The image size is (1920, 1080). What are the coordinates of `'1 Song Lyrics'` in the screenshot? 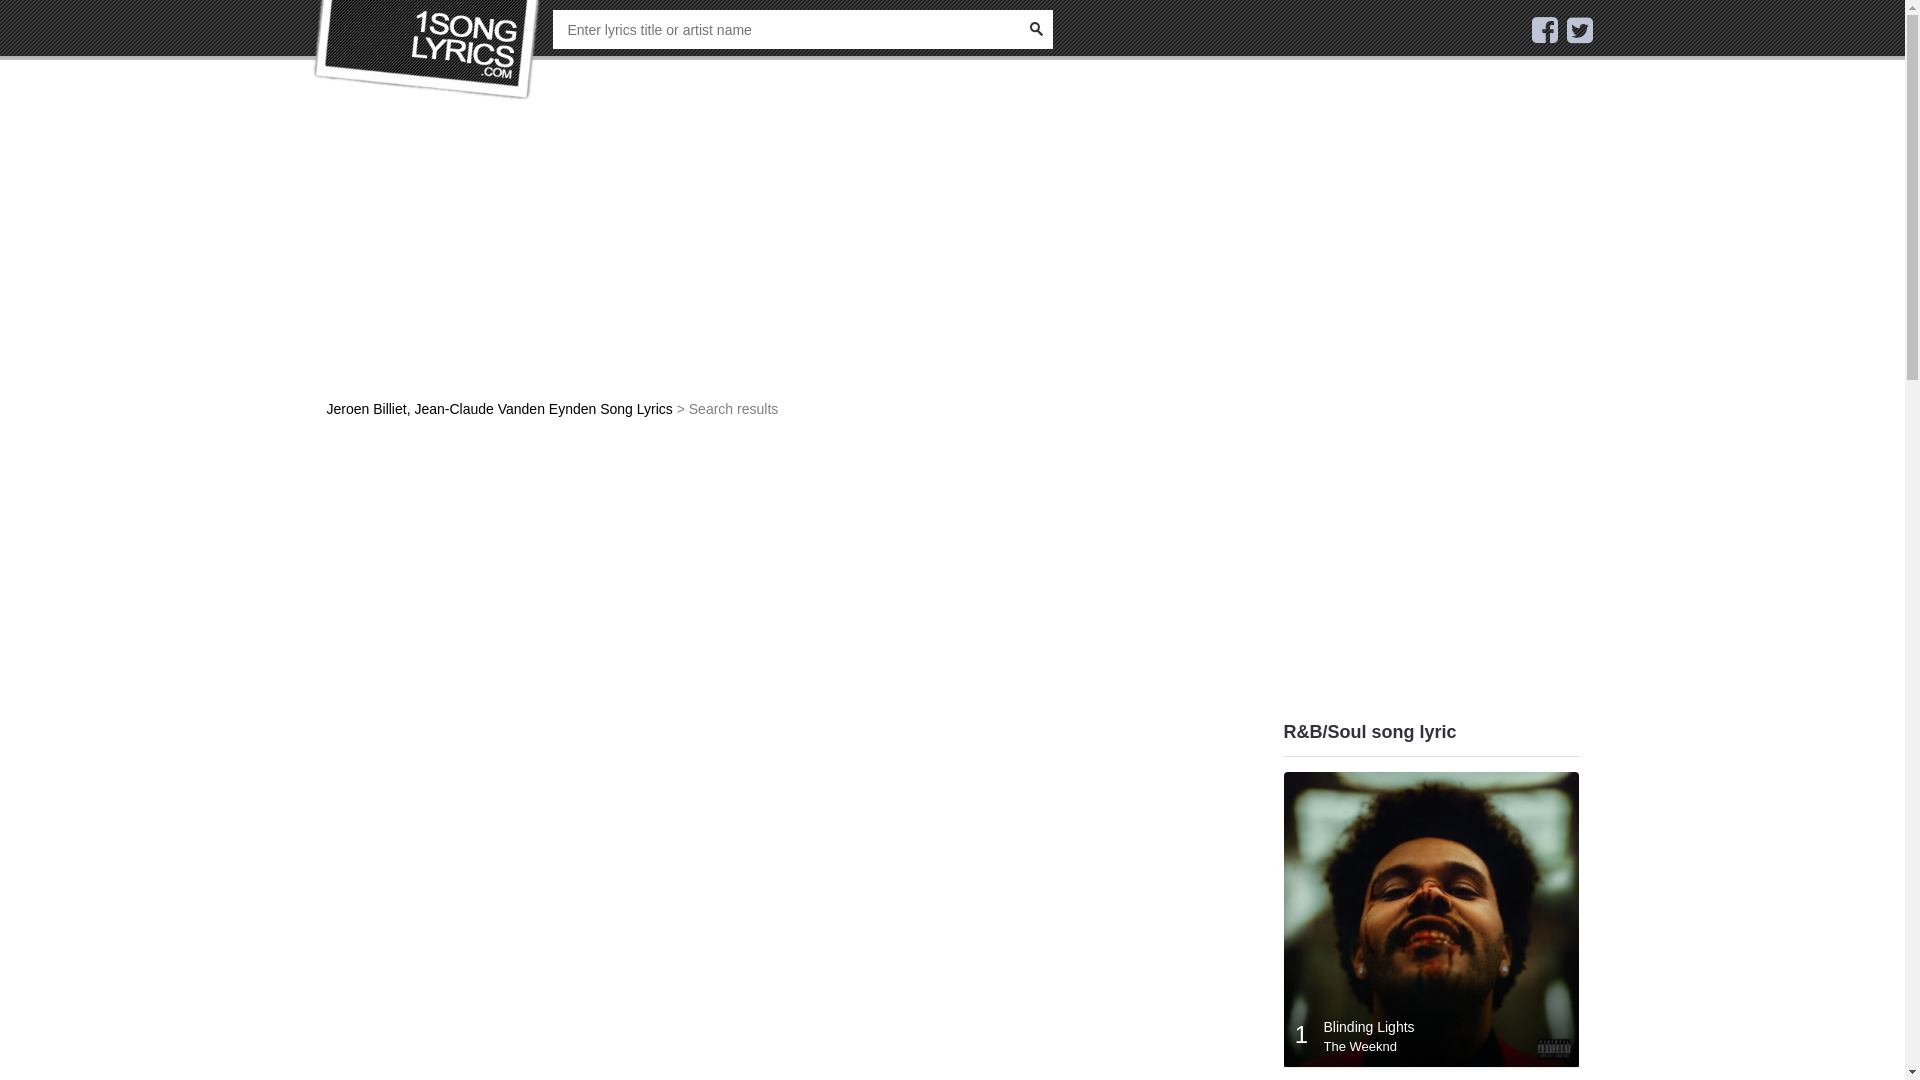 It's located at (426, 49).